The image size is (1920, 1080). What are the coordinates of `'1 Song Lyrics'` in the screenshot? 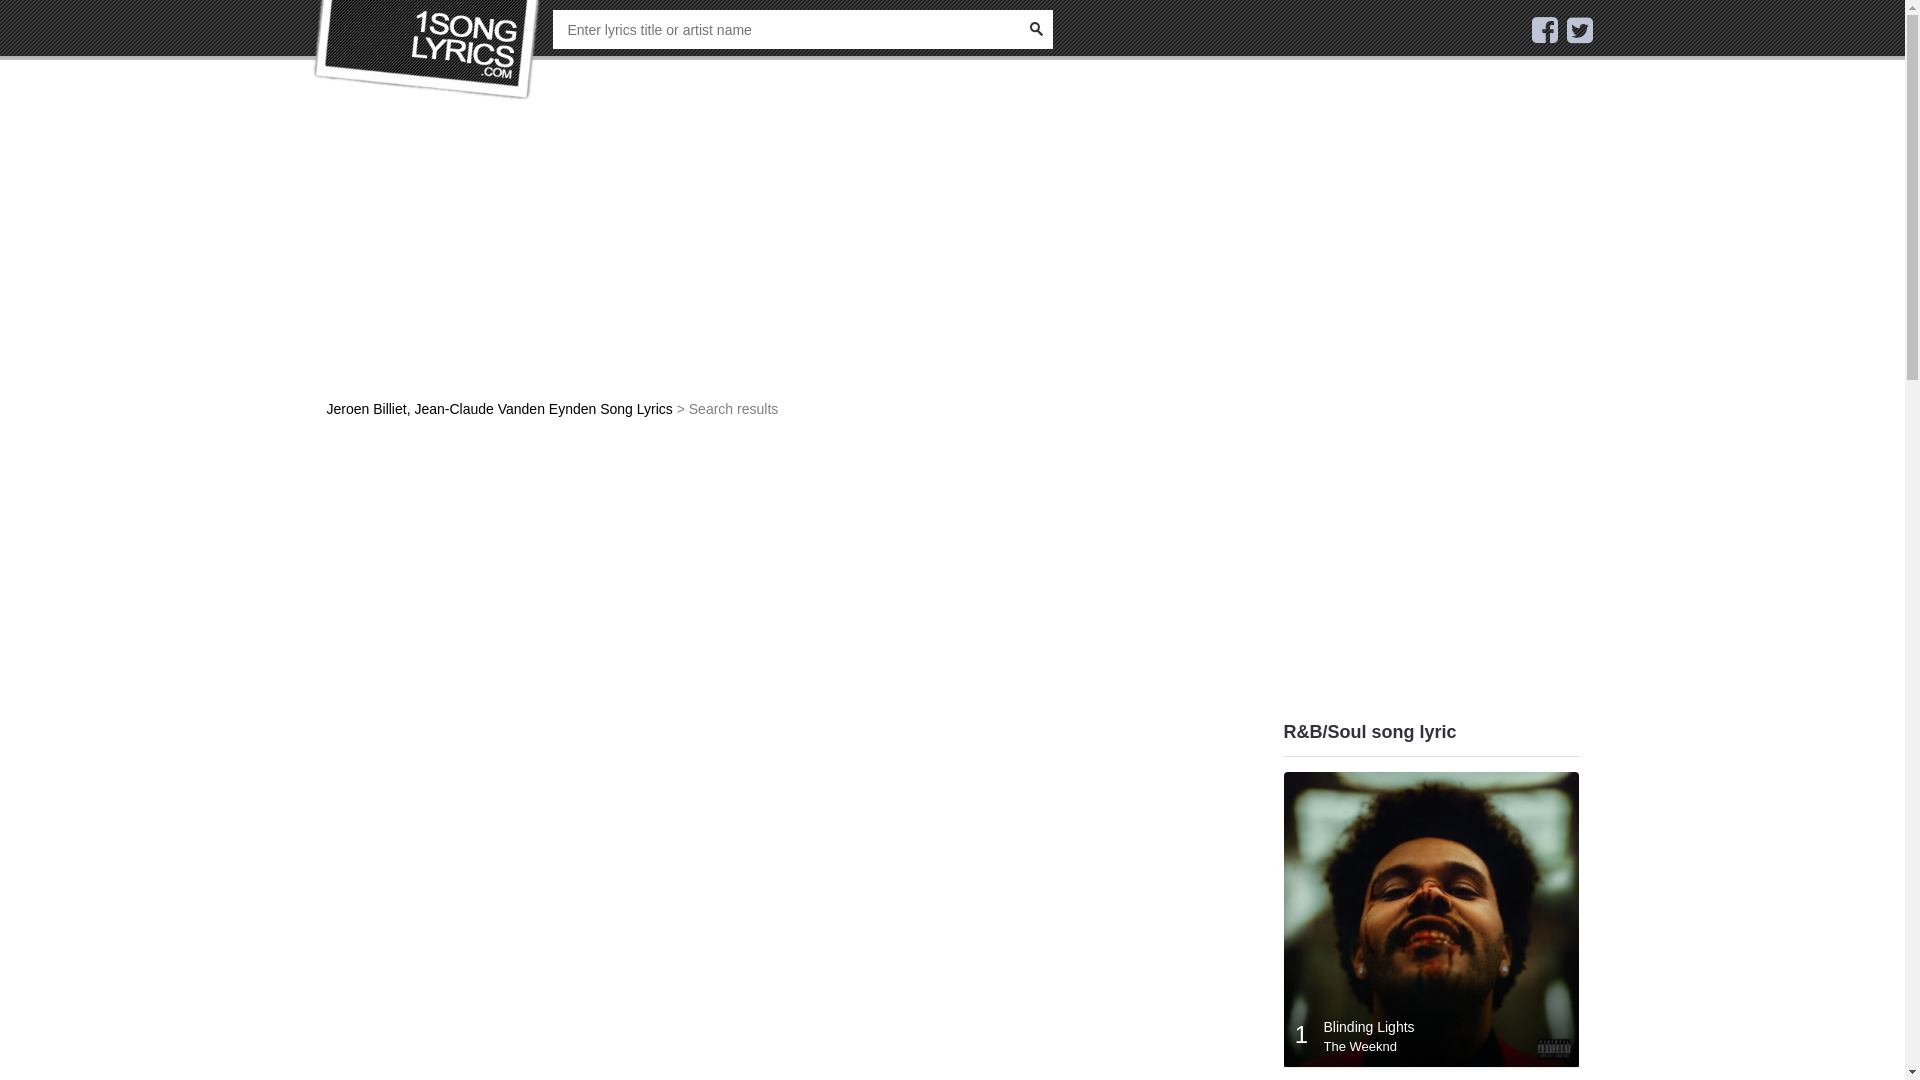 It's located at (426, 49).